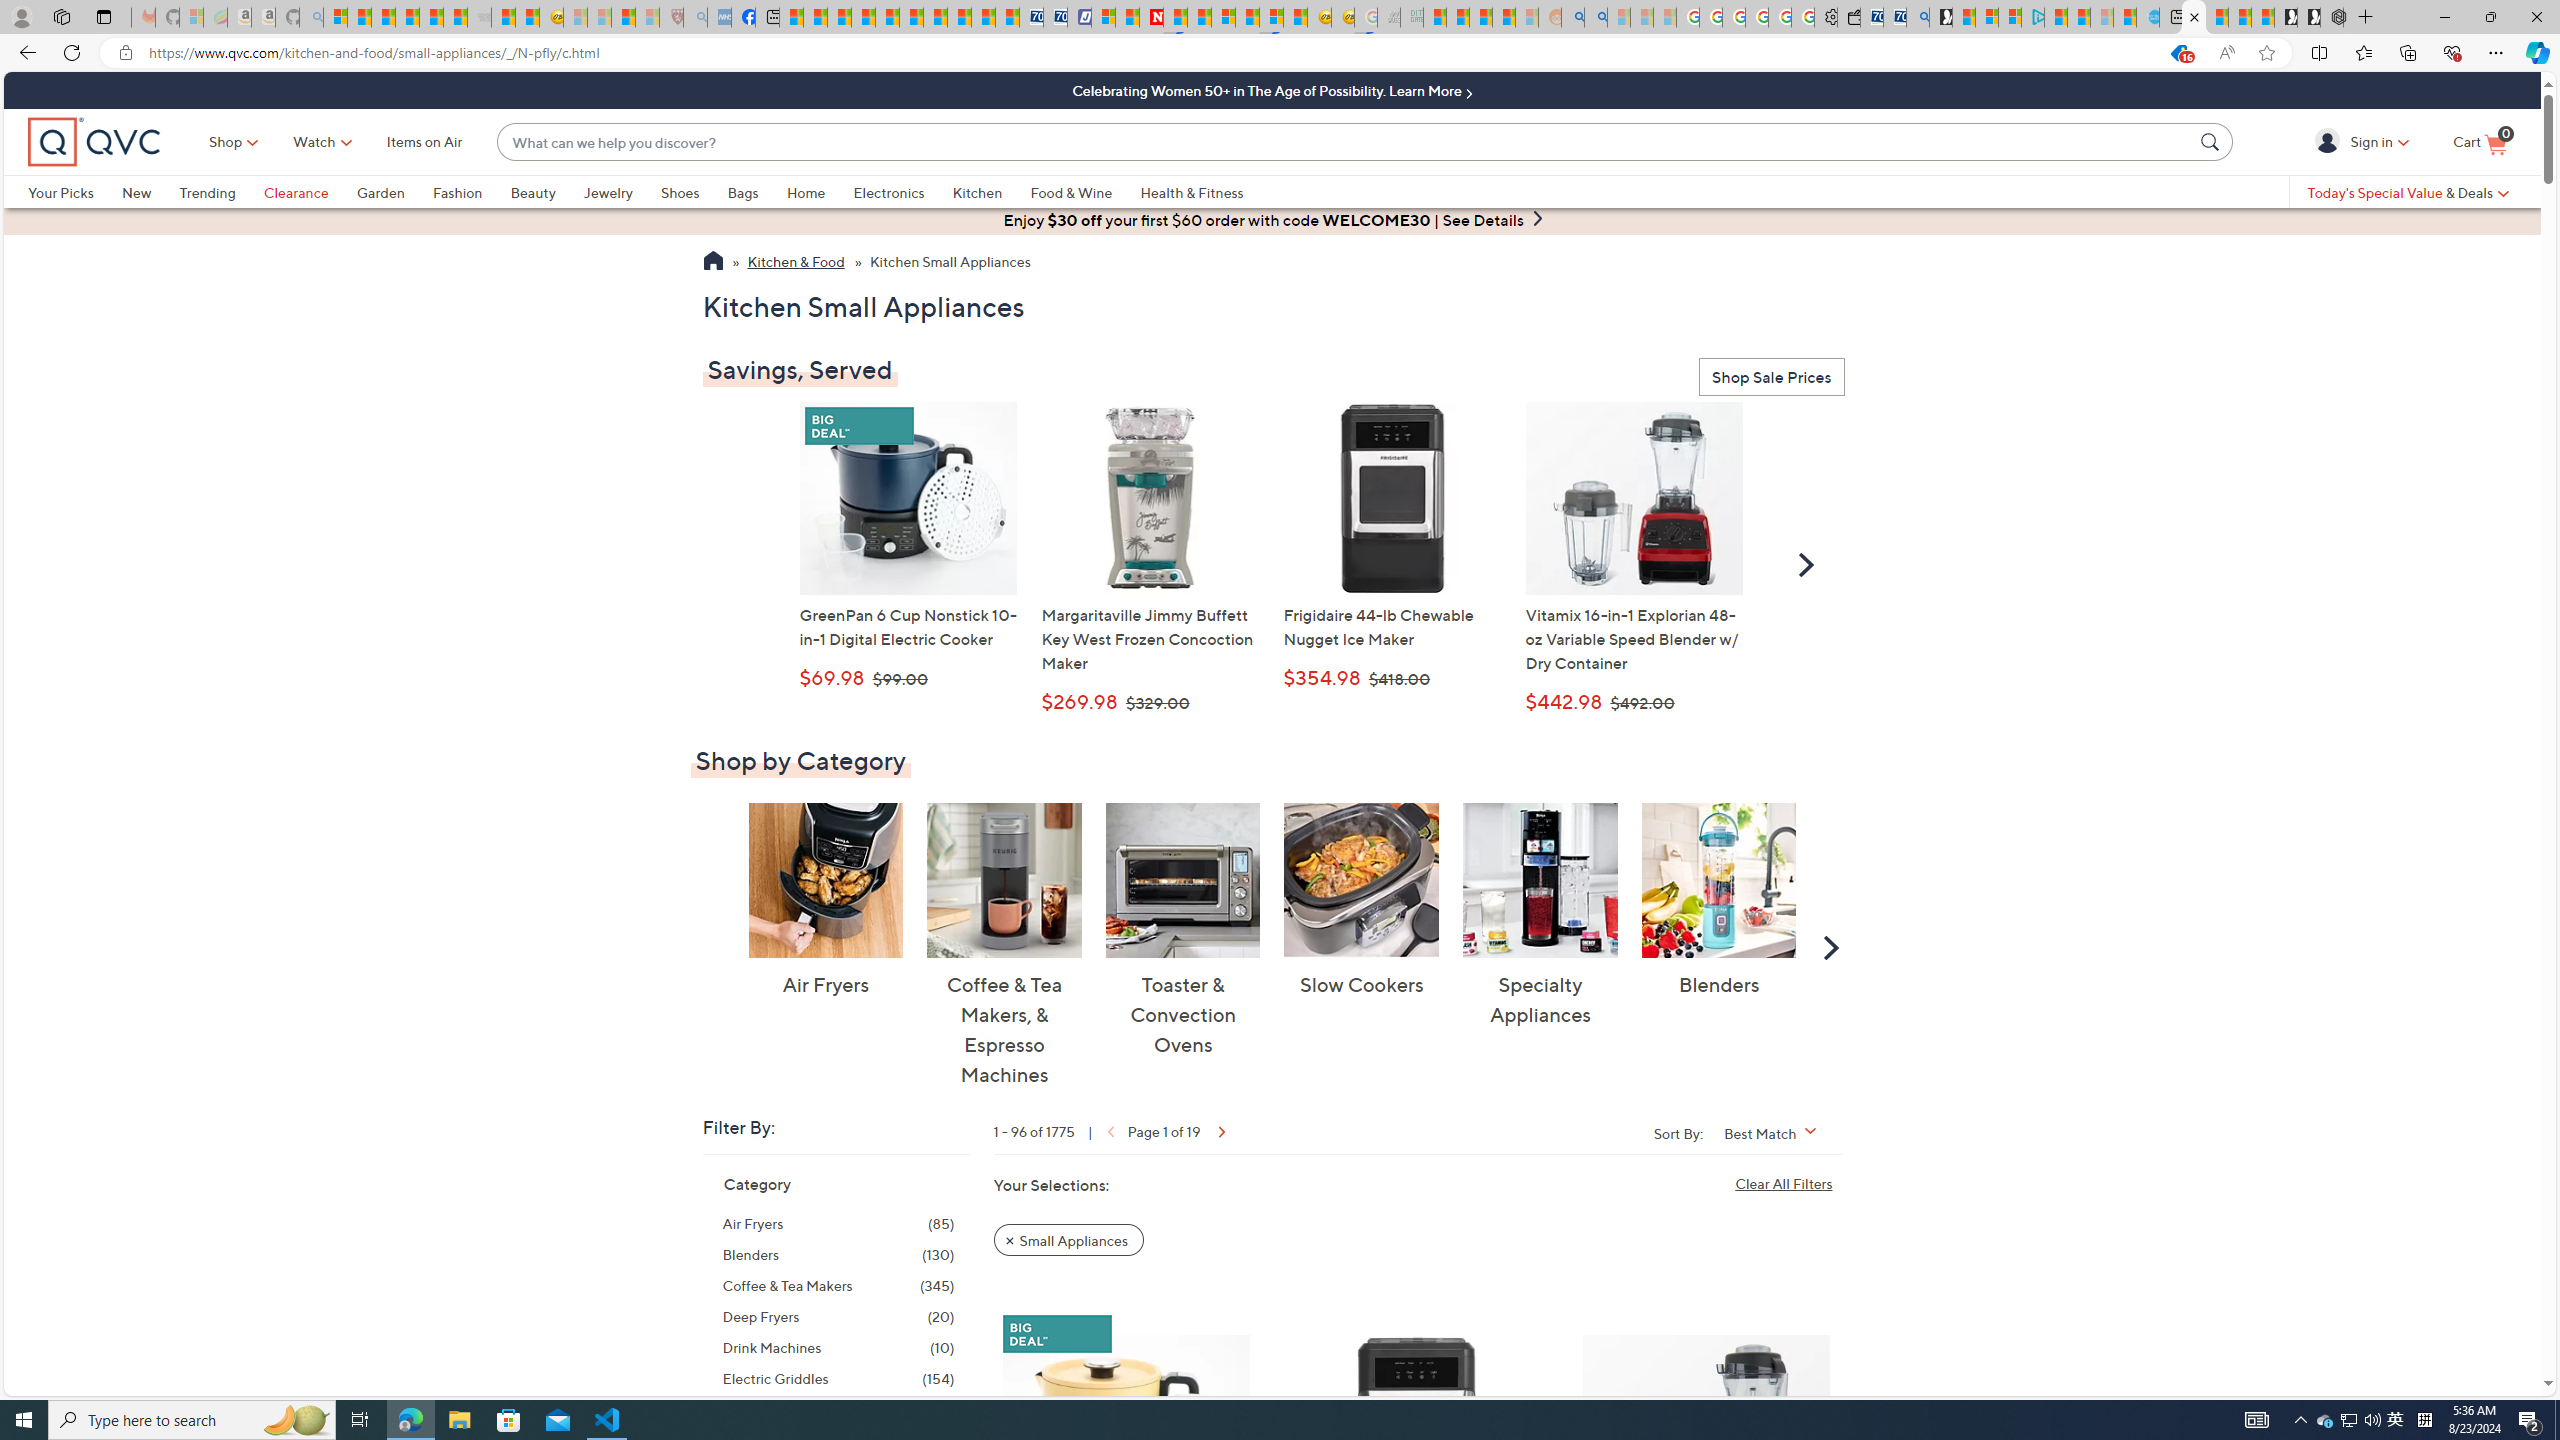  Describe the element at coordinates (295, 191) in the screenshot. I see `'Clearance'` at that location.